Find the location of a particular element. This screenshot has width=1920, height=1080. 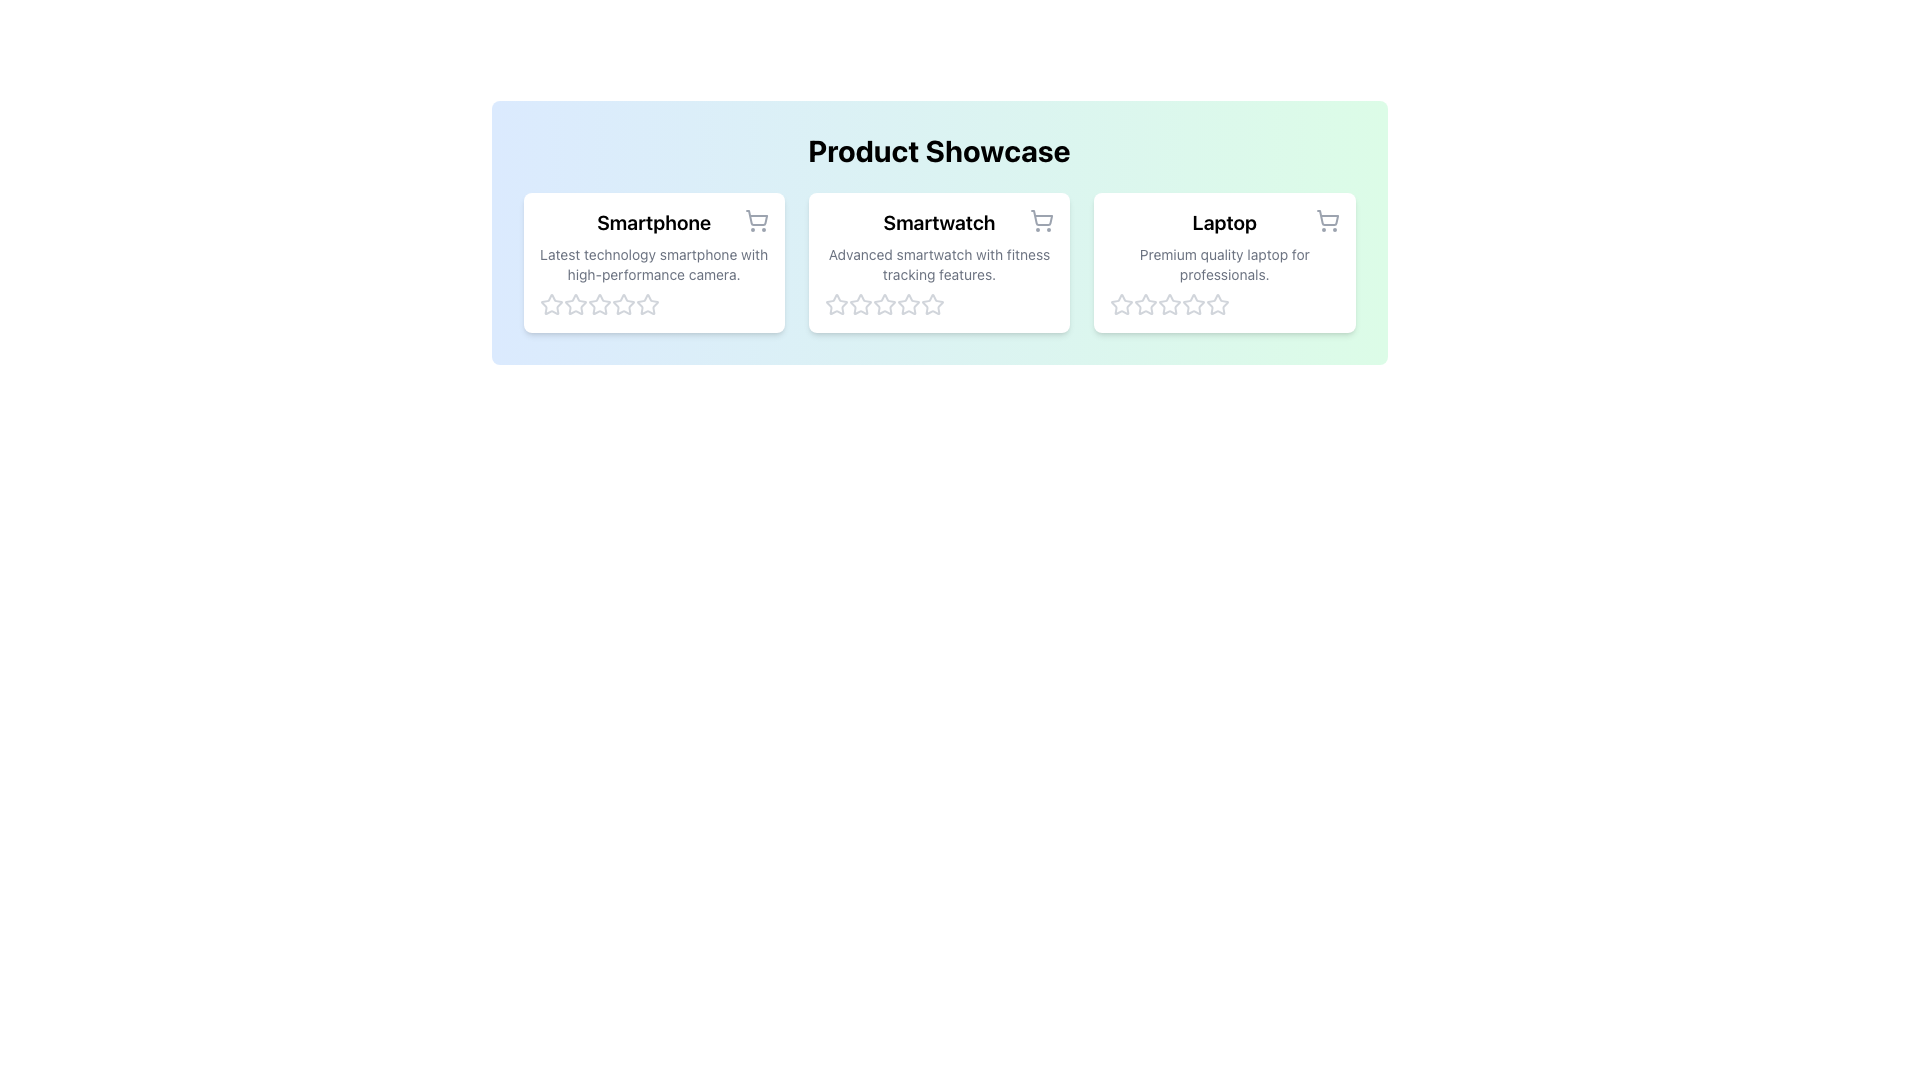

text providing additional information about the product 'Smartphone', located in the first product card below the title and above the star icons is located at coordinates (654, 264).